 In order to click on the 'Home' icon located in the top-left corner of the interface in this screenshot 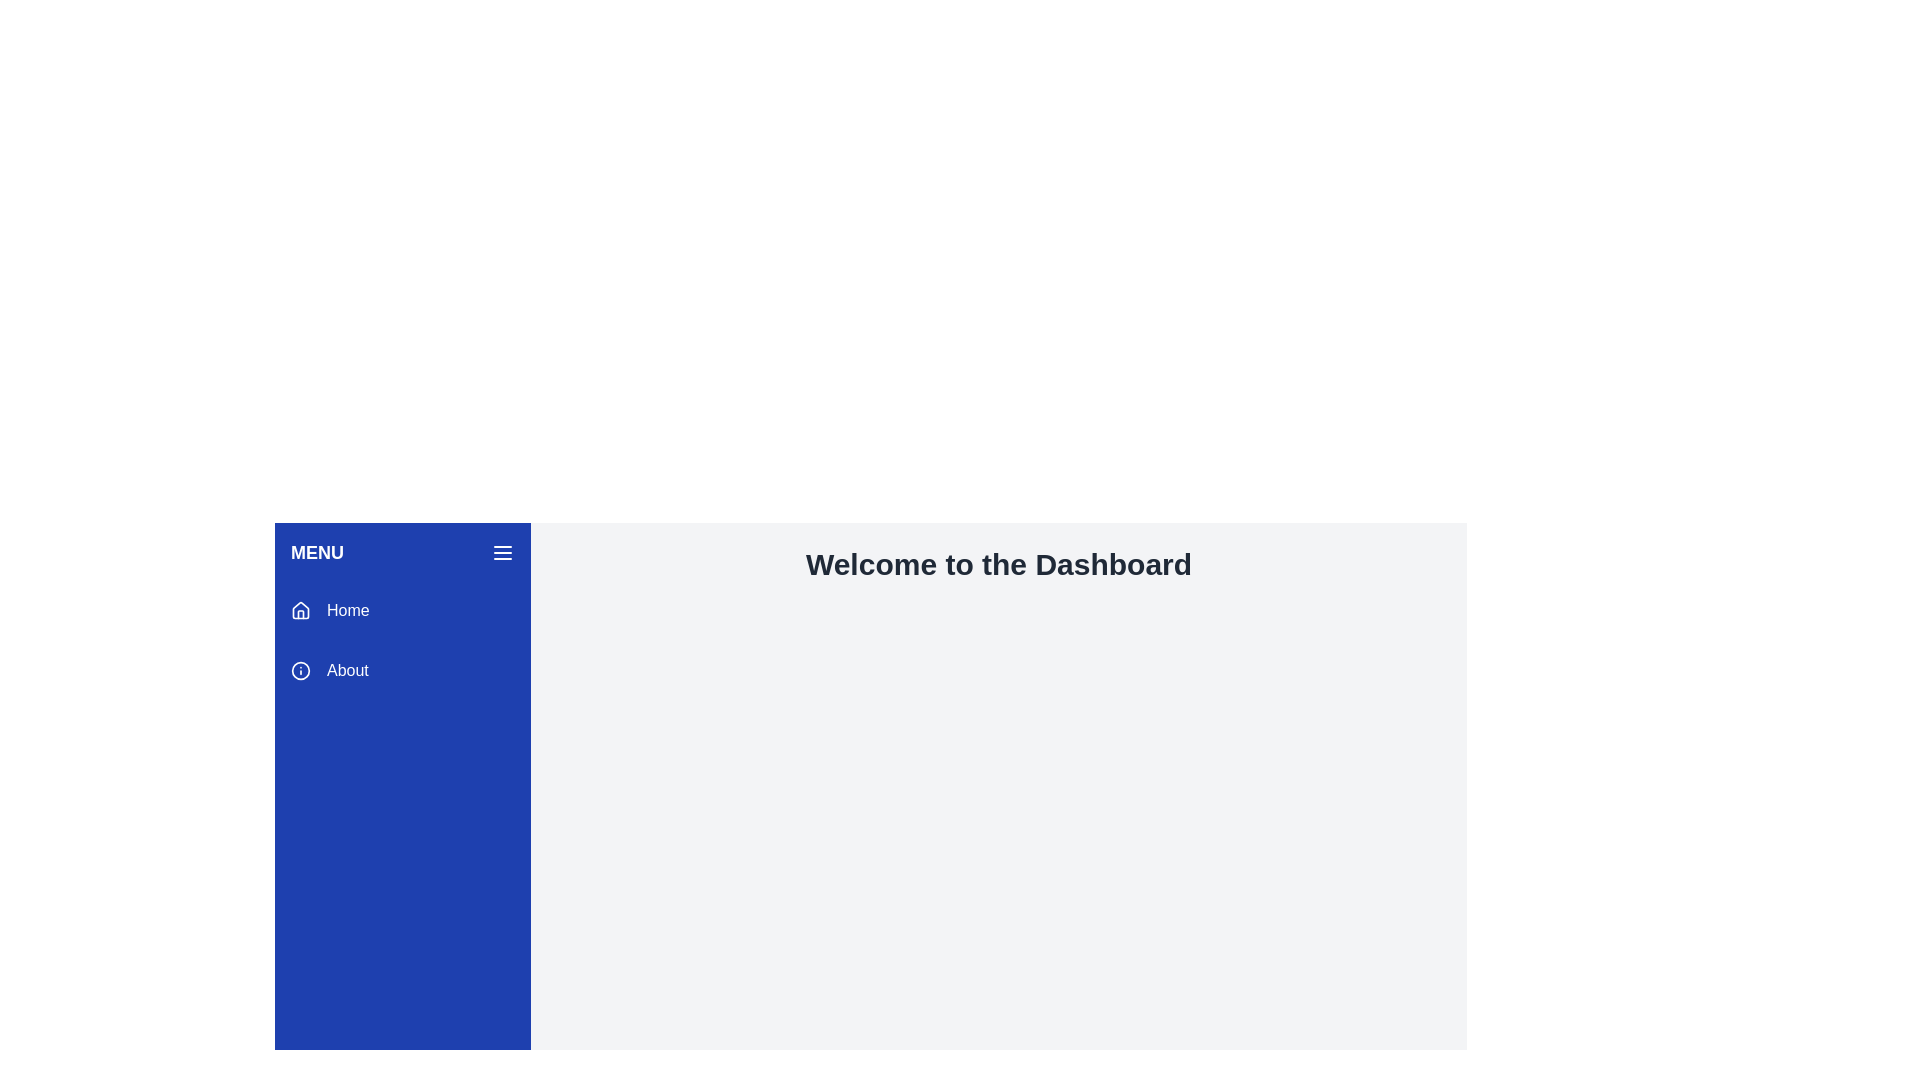, I will do `click(300, 609)`.